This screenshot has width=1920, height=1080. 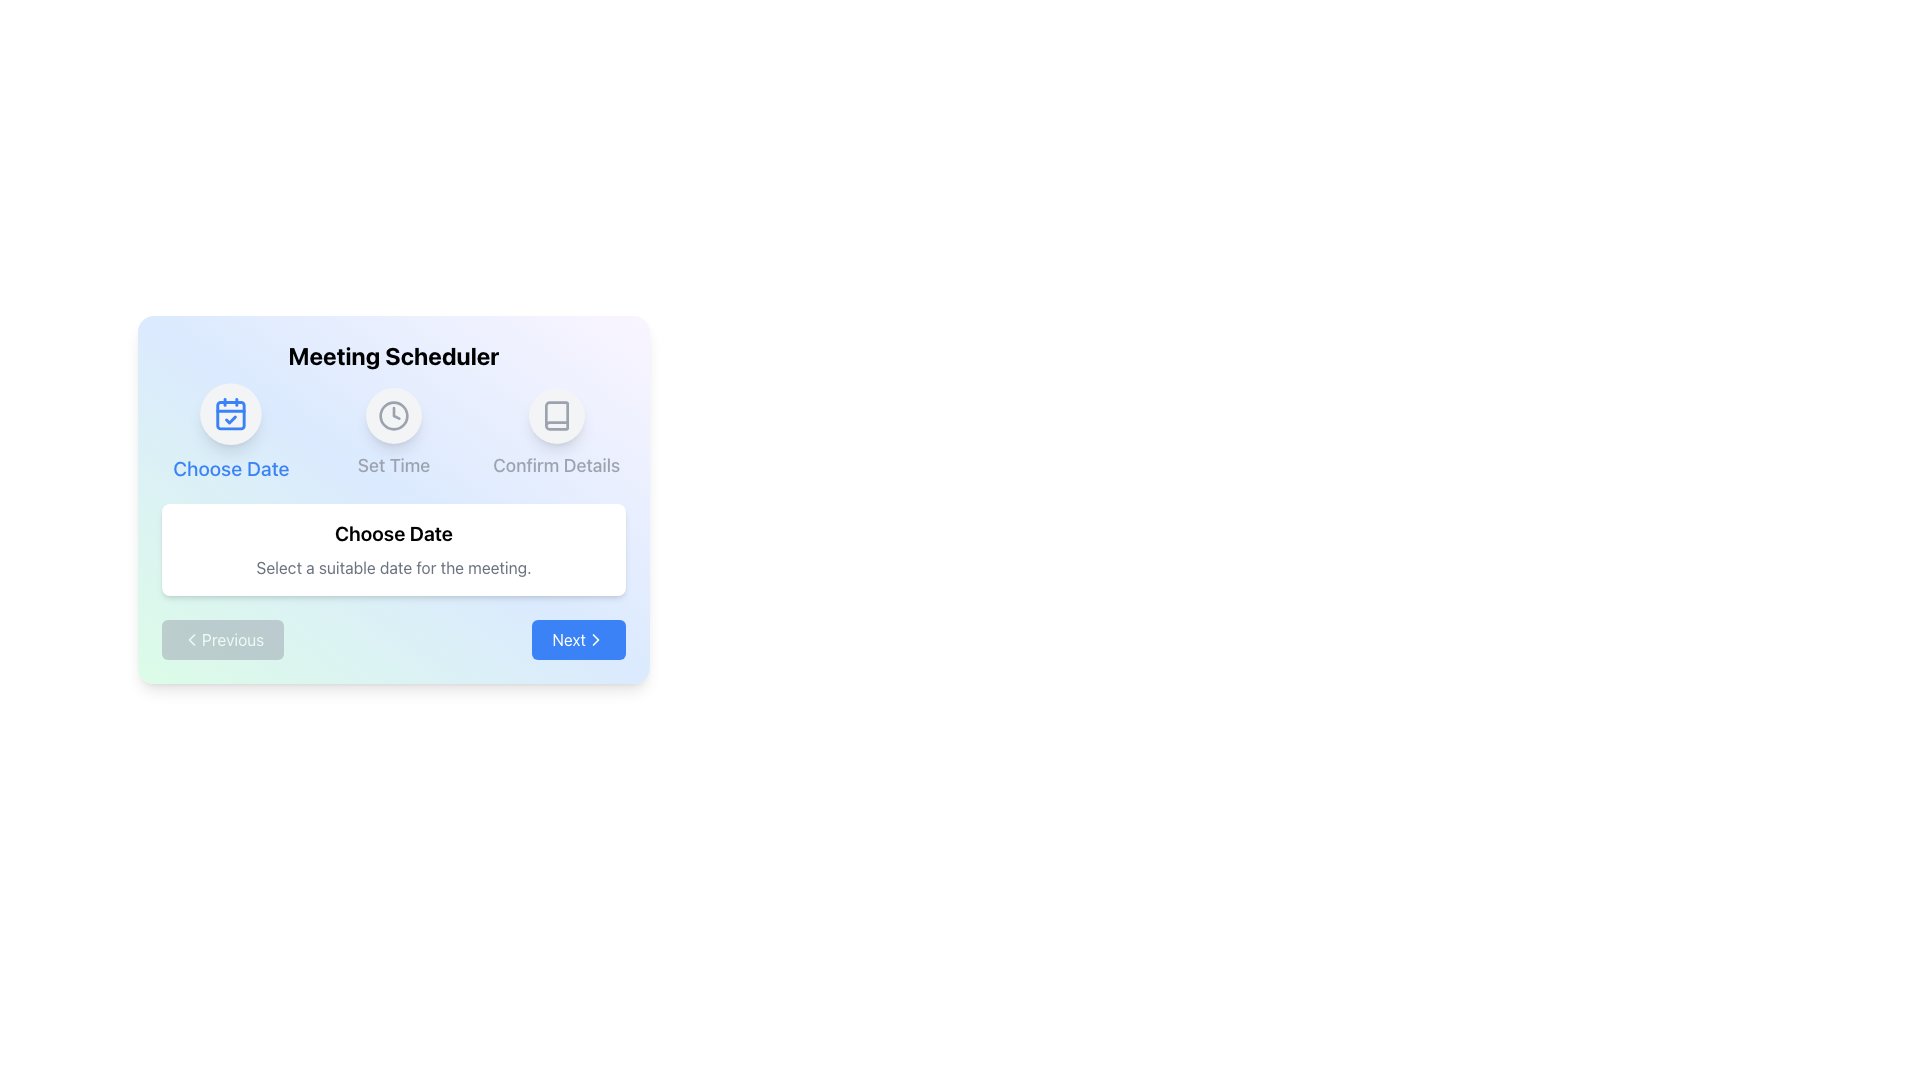 I want to click on the Decorative/Informational icon with a calendar illustration inside, located in the 'Choose Date' section of the 'Meeting Scheduler' interface, so click(x=231, y=413).